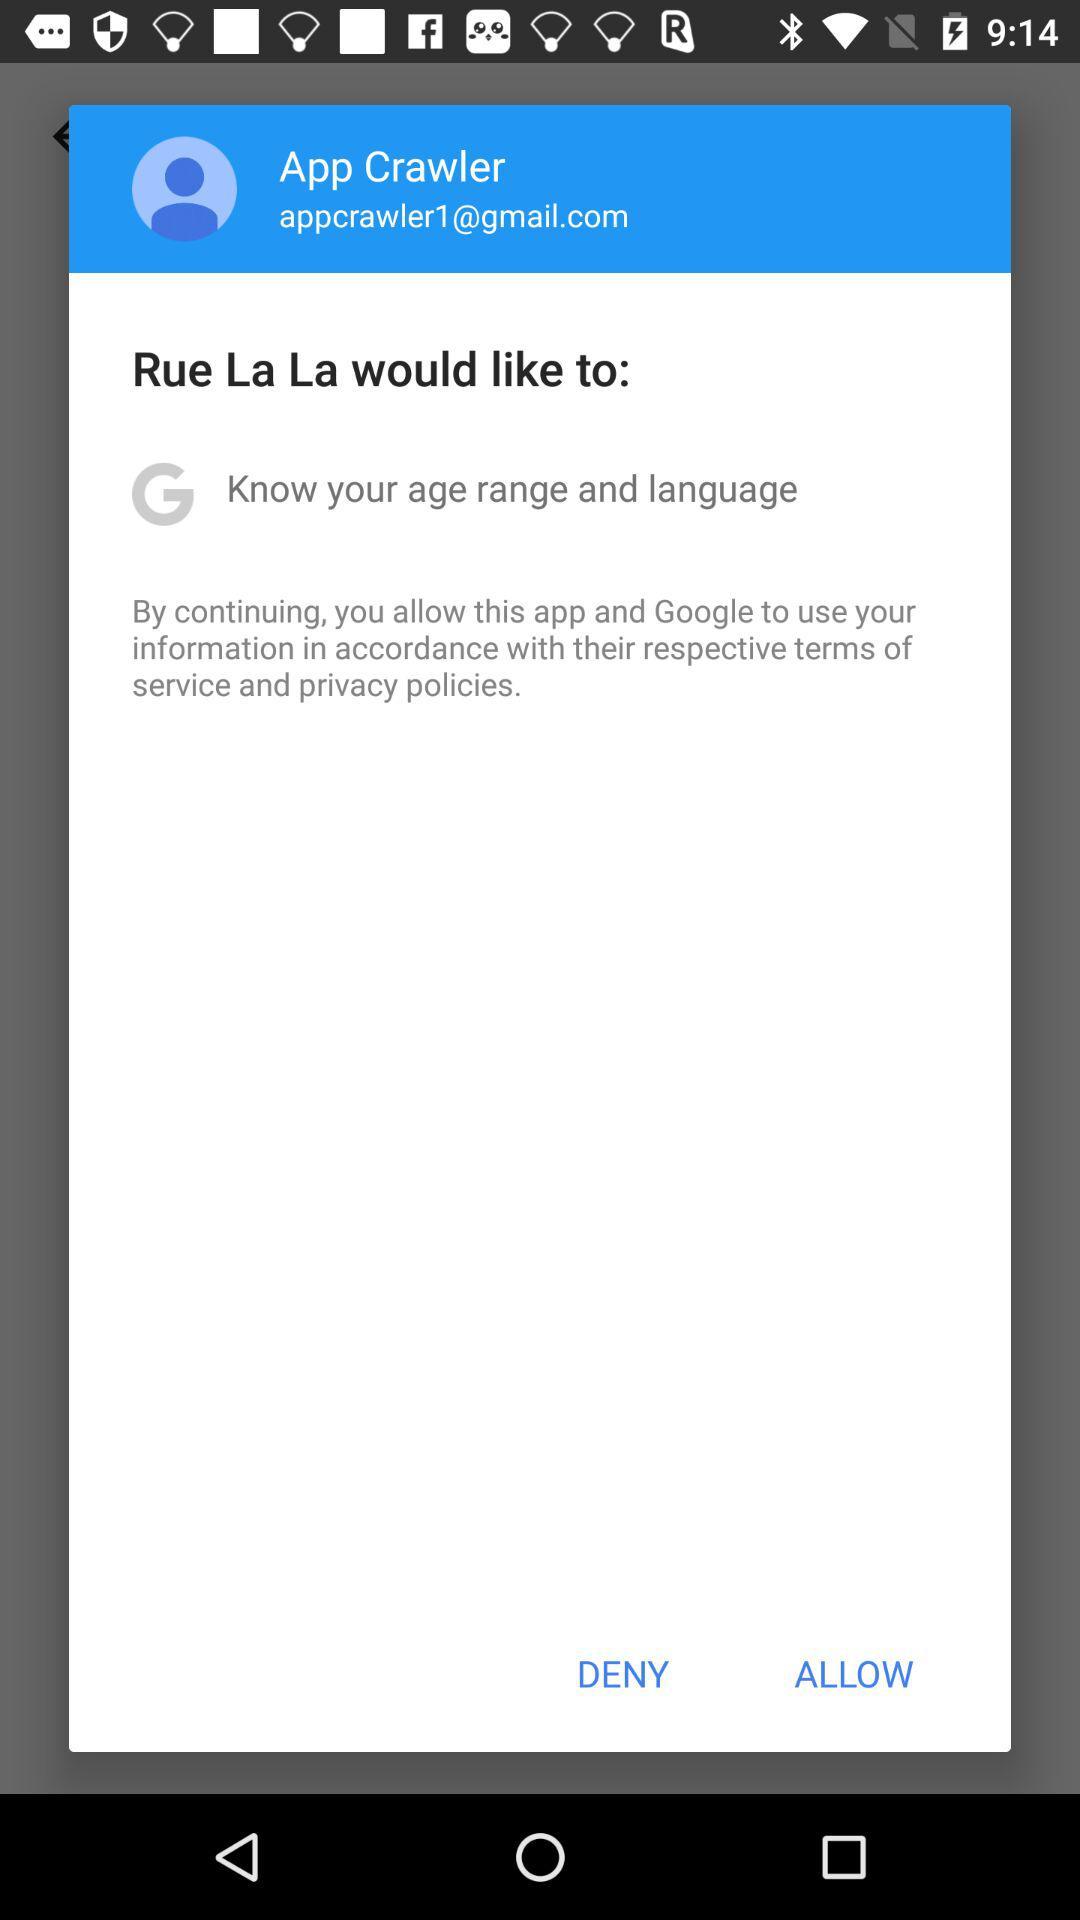 The image size is (1080, 1920). I want to click on the app next to app crawler app, so click(184, 188).